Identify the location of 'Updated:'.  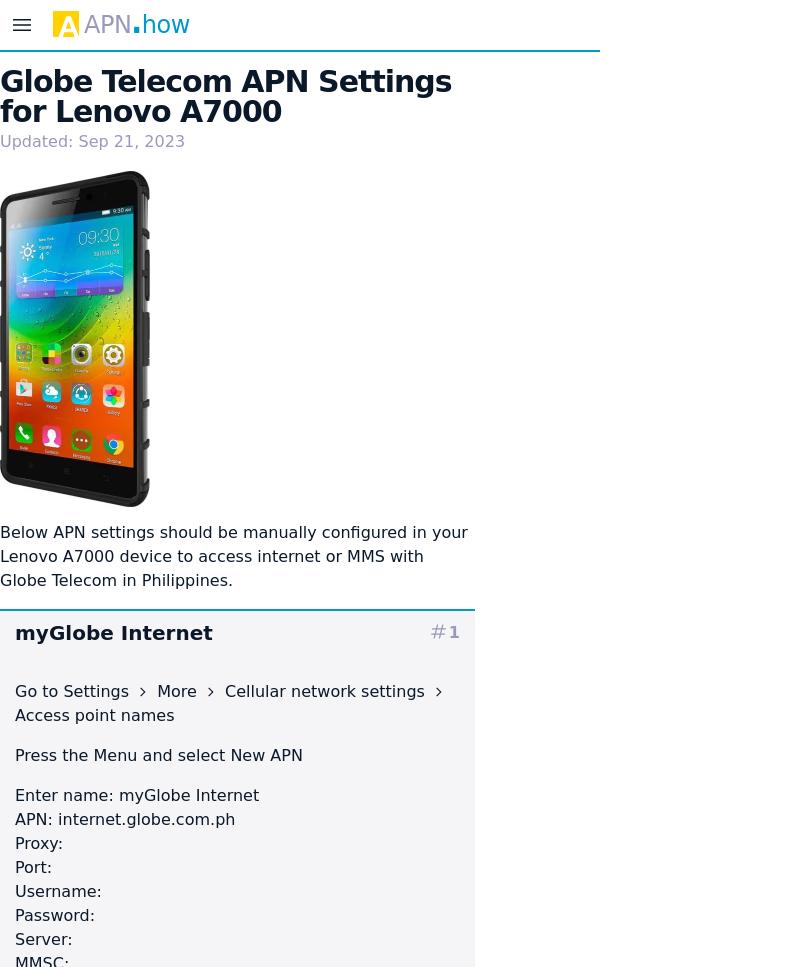
(38, 140).